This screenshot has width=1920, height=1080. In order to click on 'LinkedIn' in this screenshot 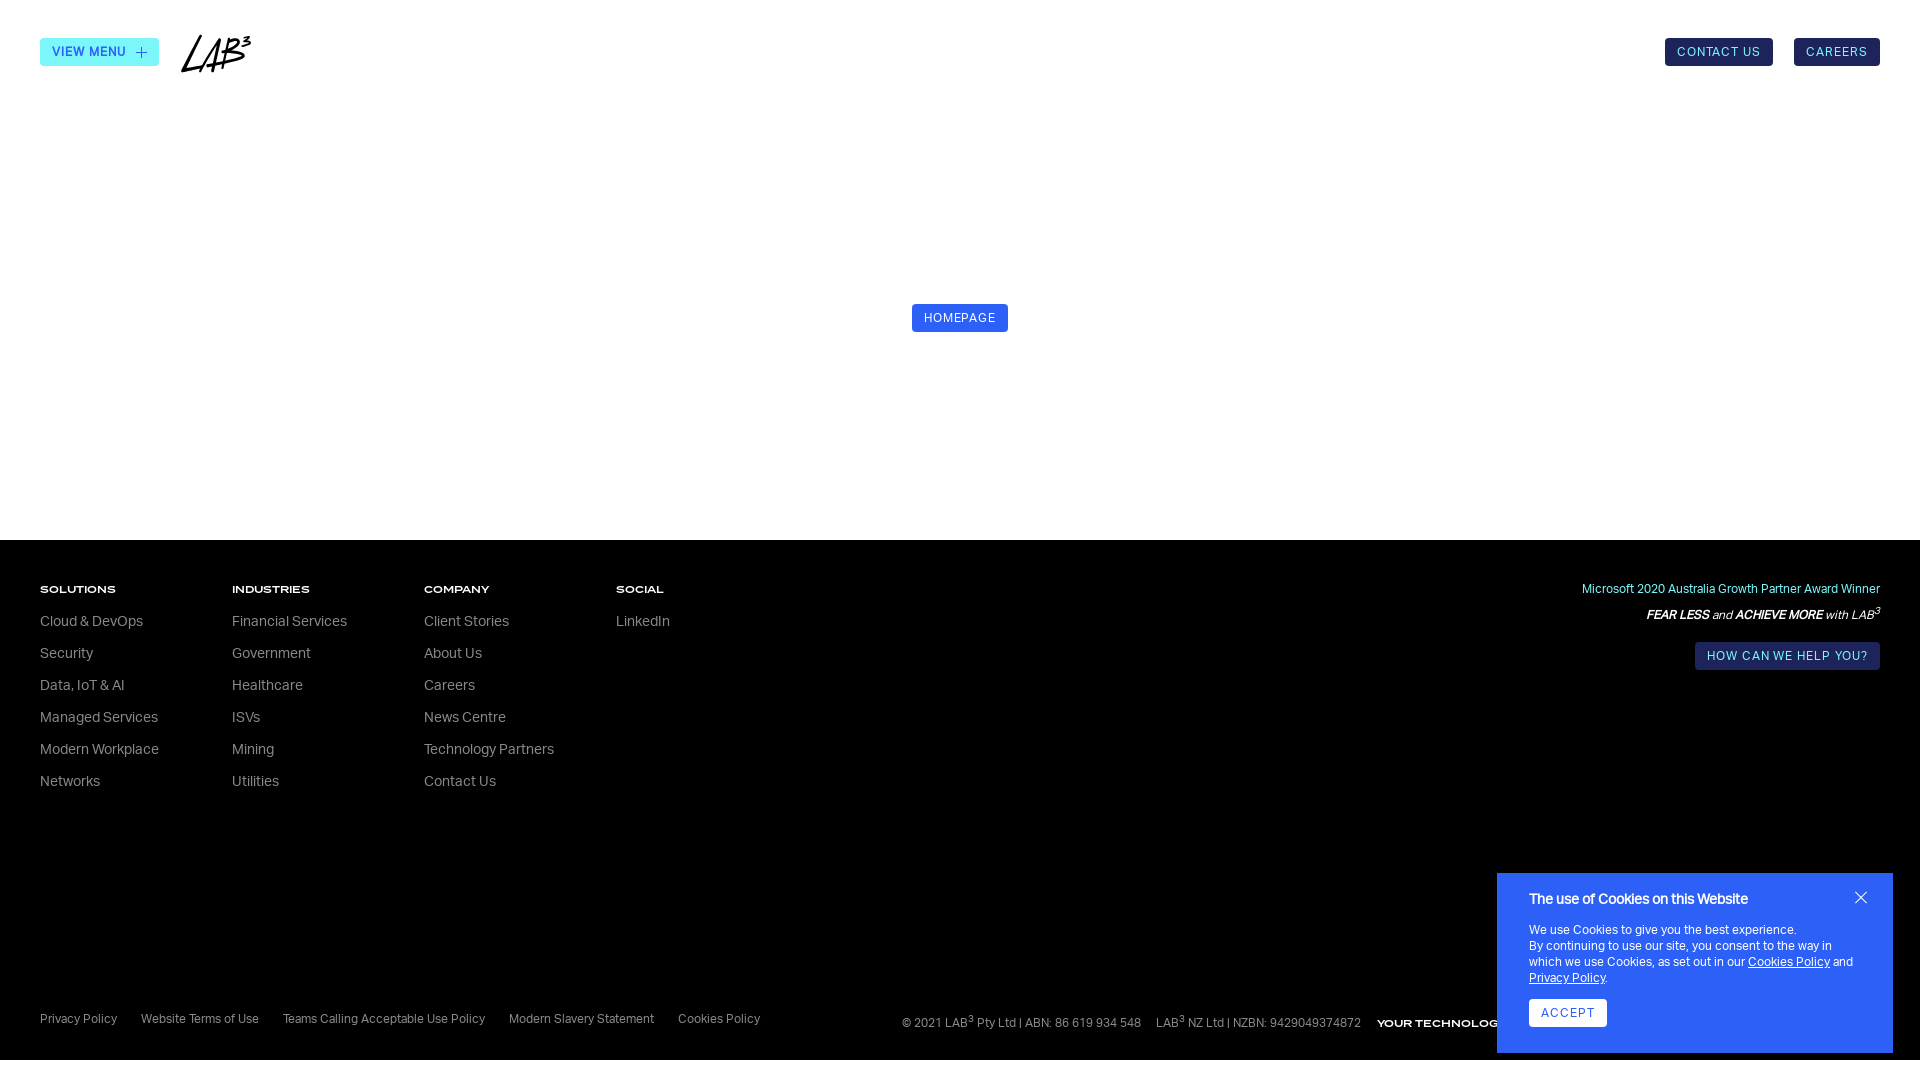, I will do `click(643, 620)`.